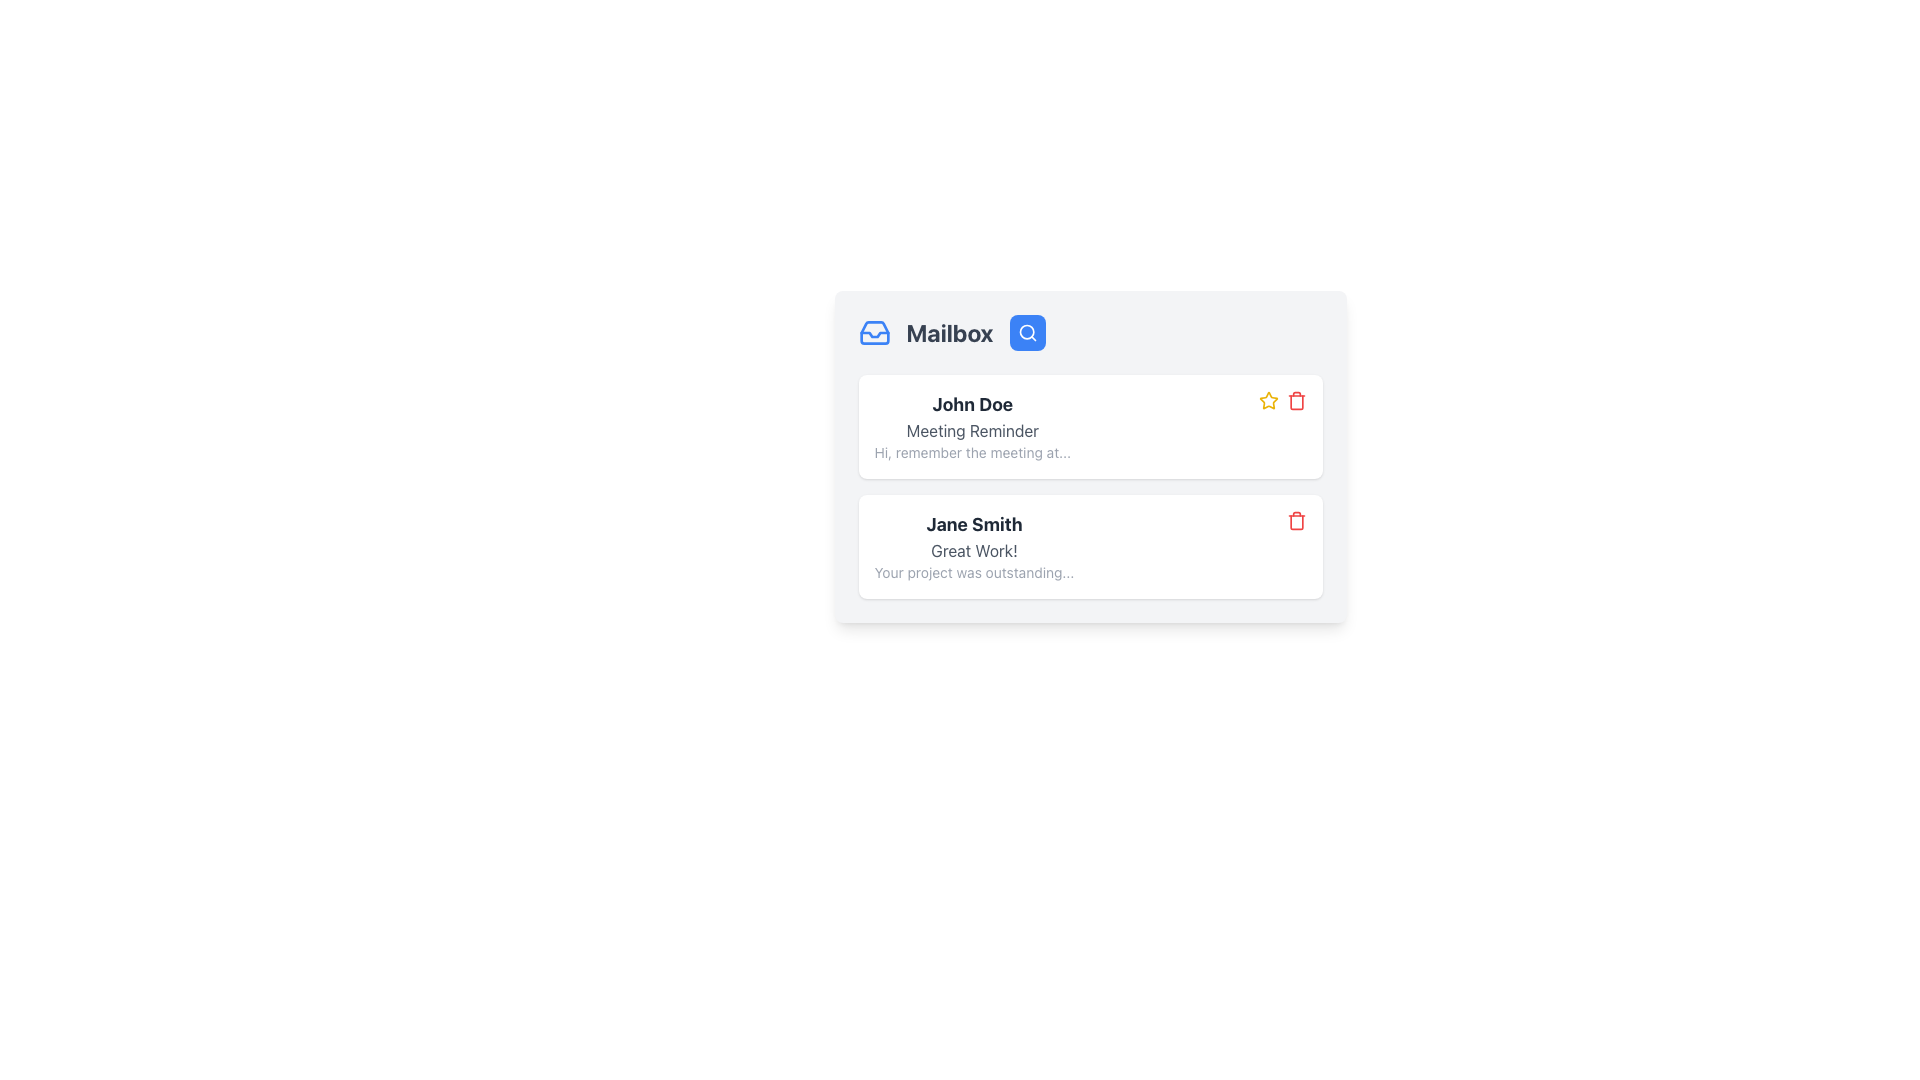  I want to click on the Text Content Block that displays 'Jane Smith' in bold, followed by 'Great Work!' and 'Your project was outstanding...', located in the second card of a vertical list, so click(974, 547).